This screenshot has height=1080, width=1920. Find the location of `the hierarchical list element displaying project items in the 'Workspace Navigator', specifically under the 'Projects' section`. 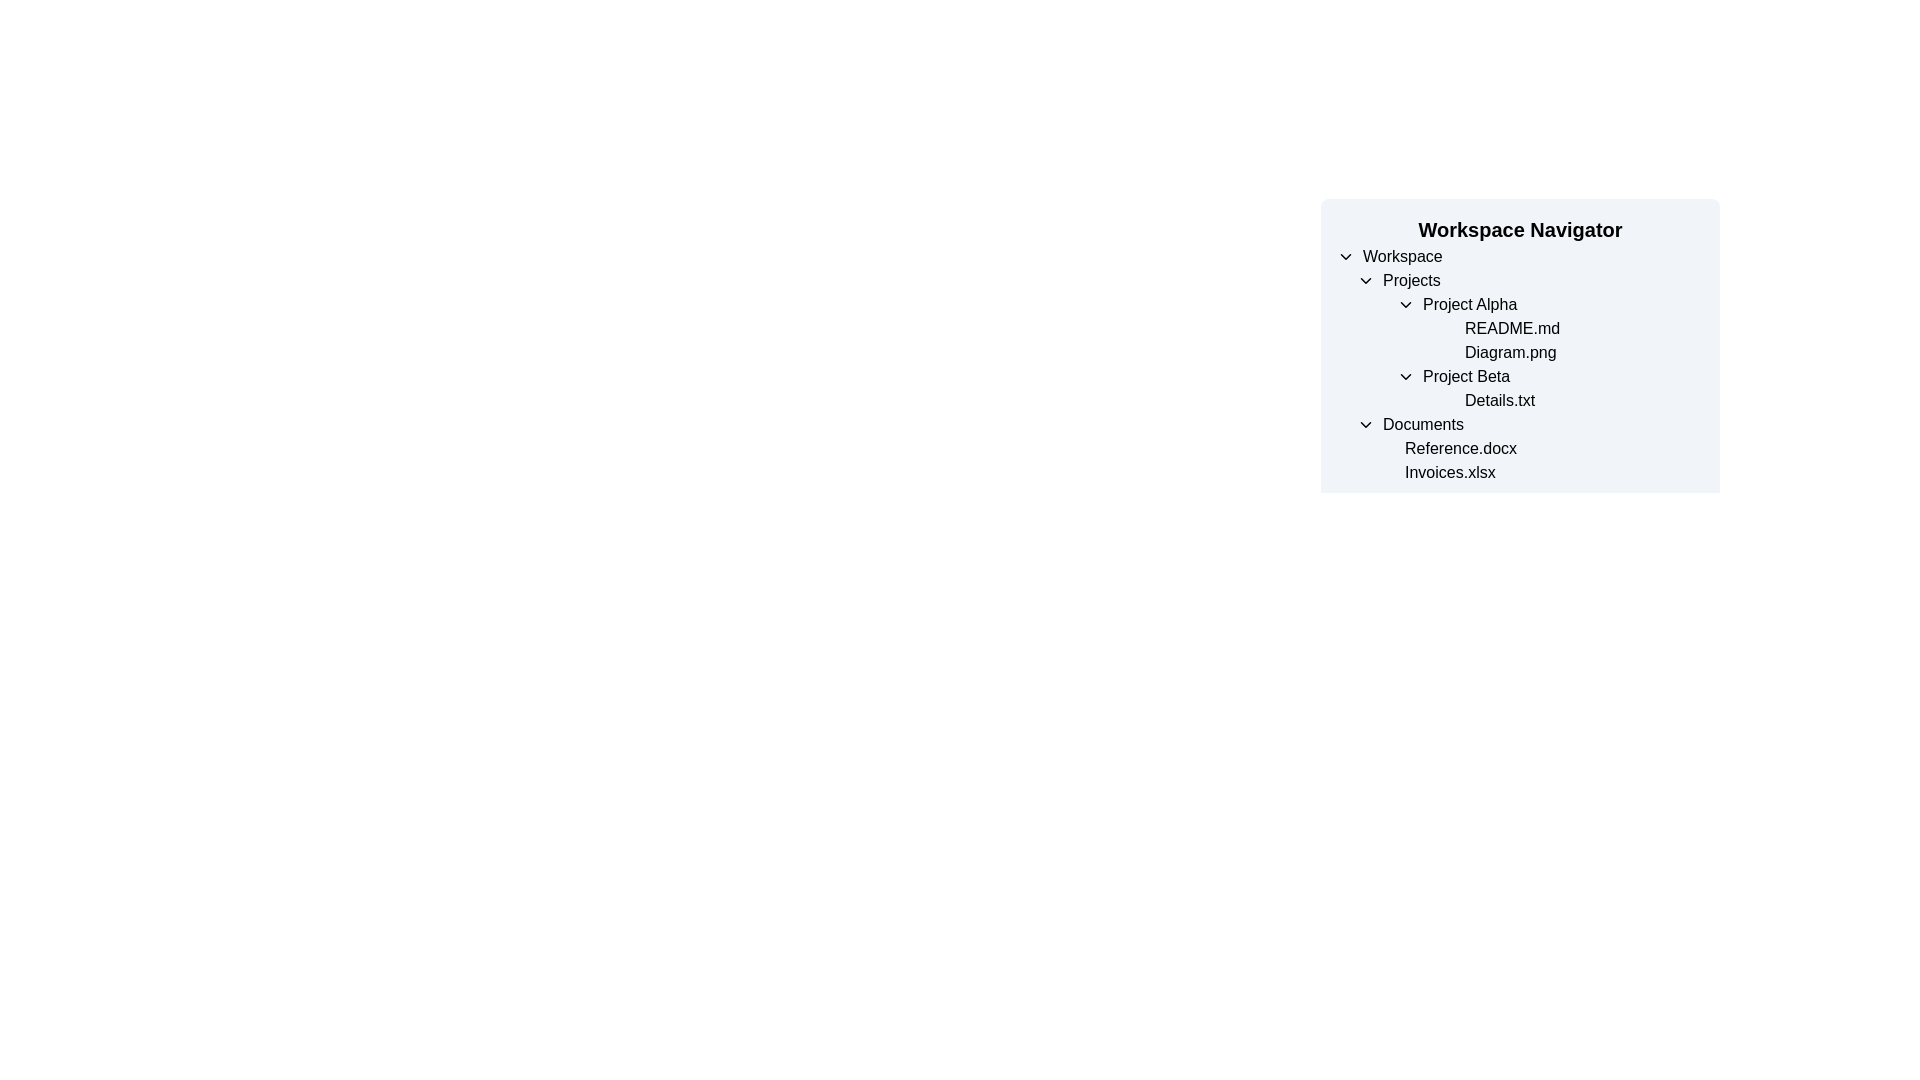

the hierarchical list element displaying project items in the 'Workspace Navigator', specifically under the 'Projects' section is located at coordinates (1520, 339).